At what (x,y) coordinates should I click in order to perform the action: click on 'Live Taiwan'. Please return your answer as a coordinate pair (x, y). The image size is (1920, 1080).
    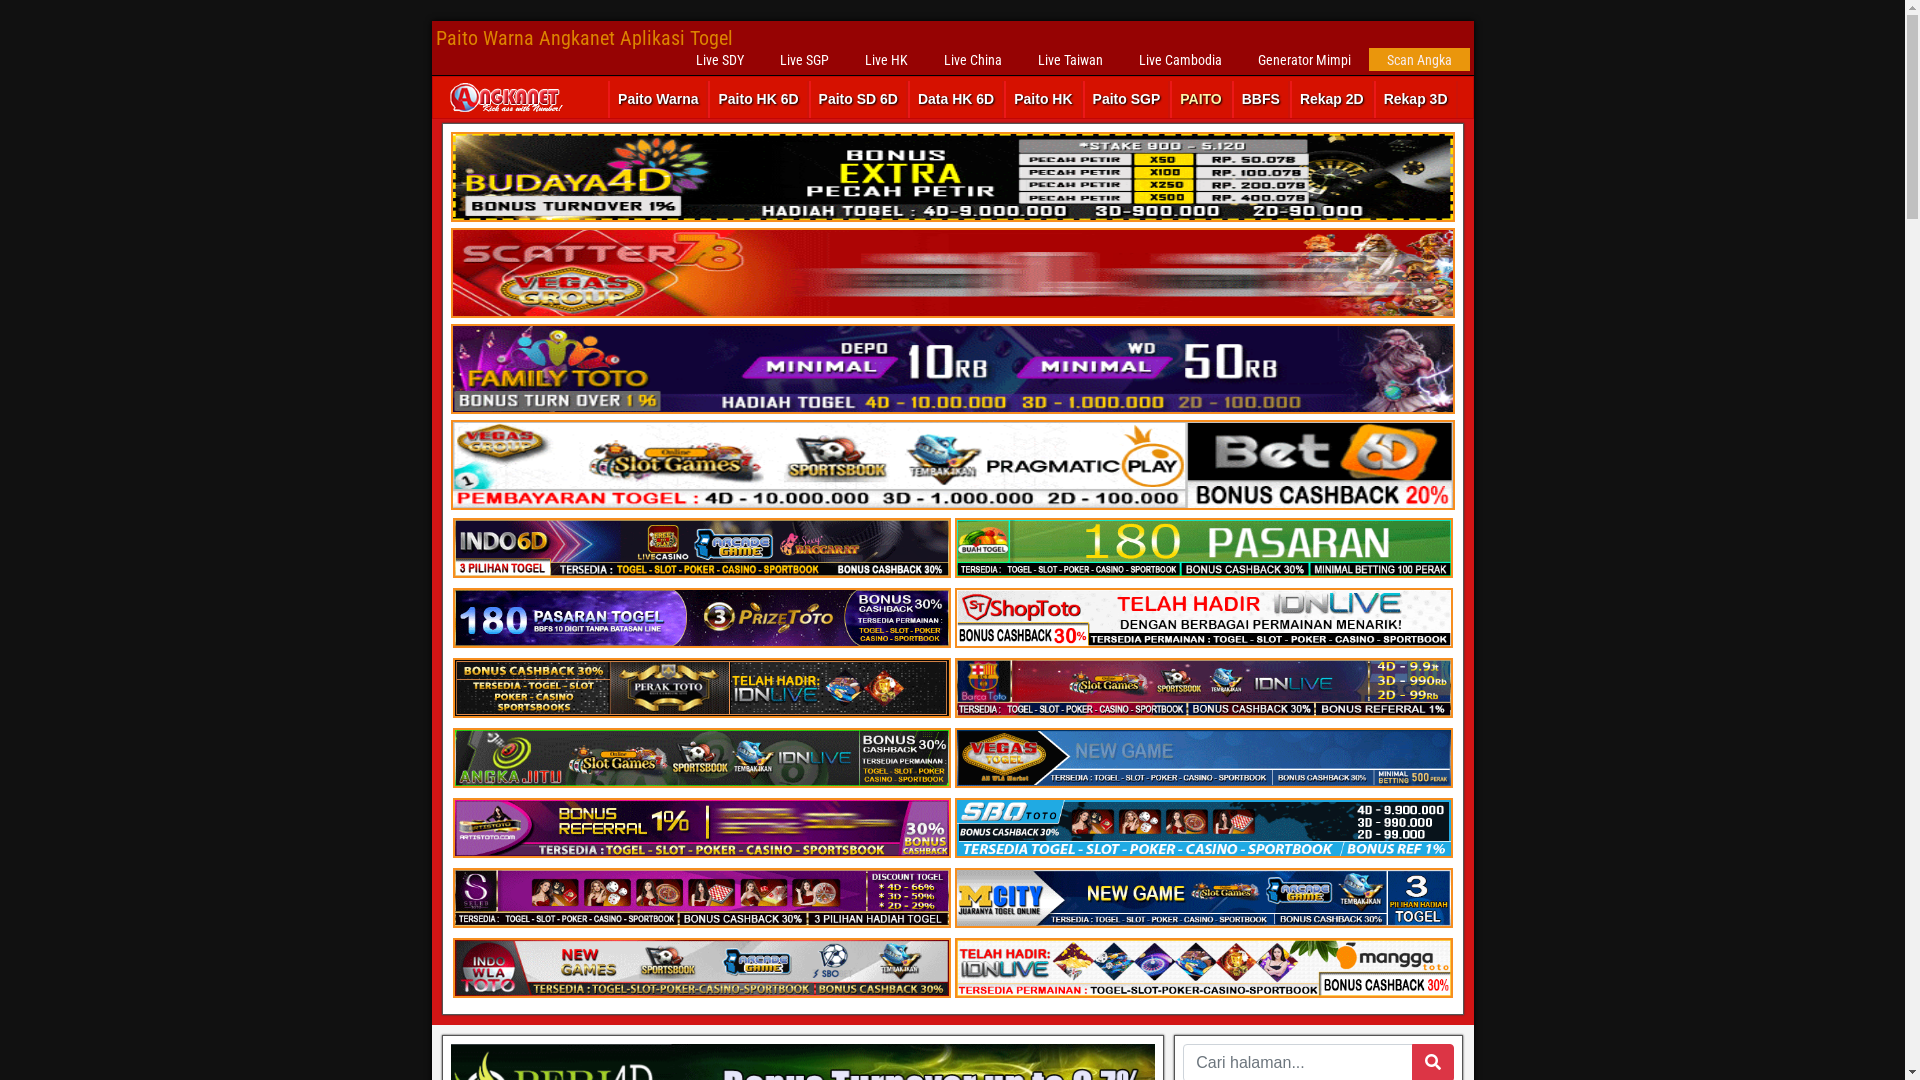
    Looking at the image, I should click on (1069, 59).